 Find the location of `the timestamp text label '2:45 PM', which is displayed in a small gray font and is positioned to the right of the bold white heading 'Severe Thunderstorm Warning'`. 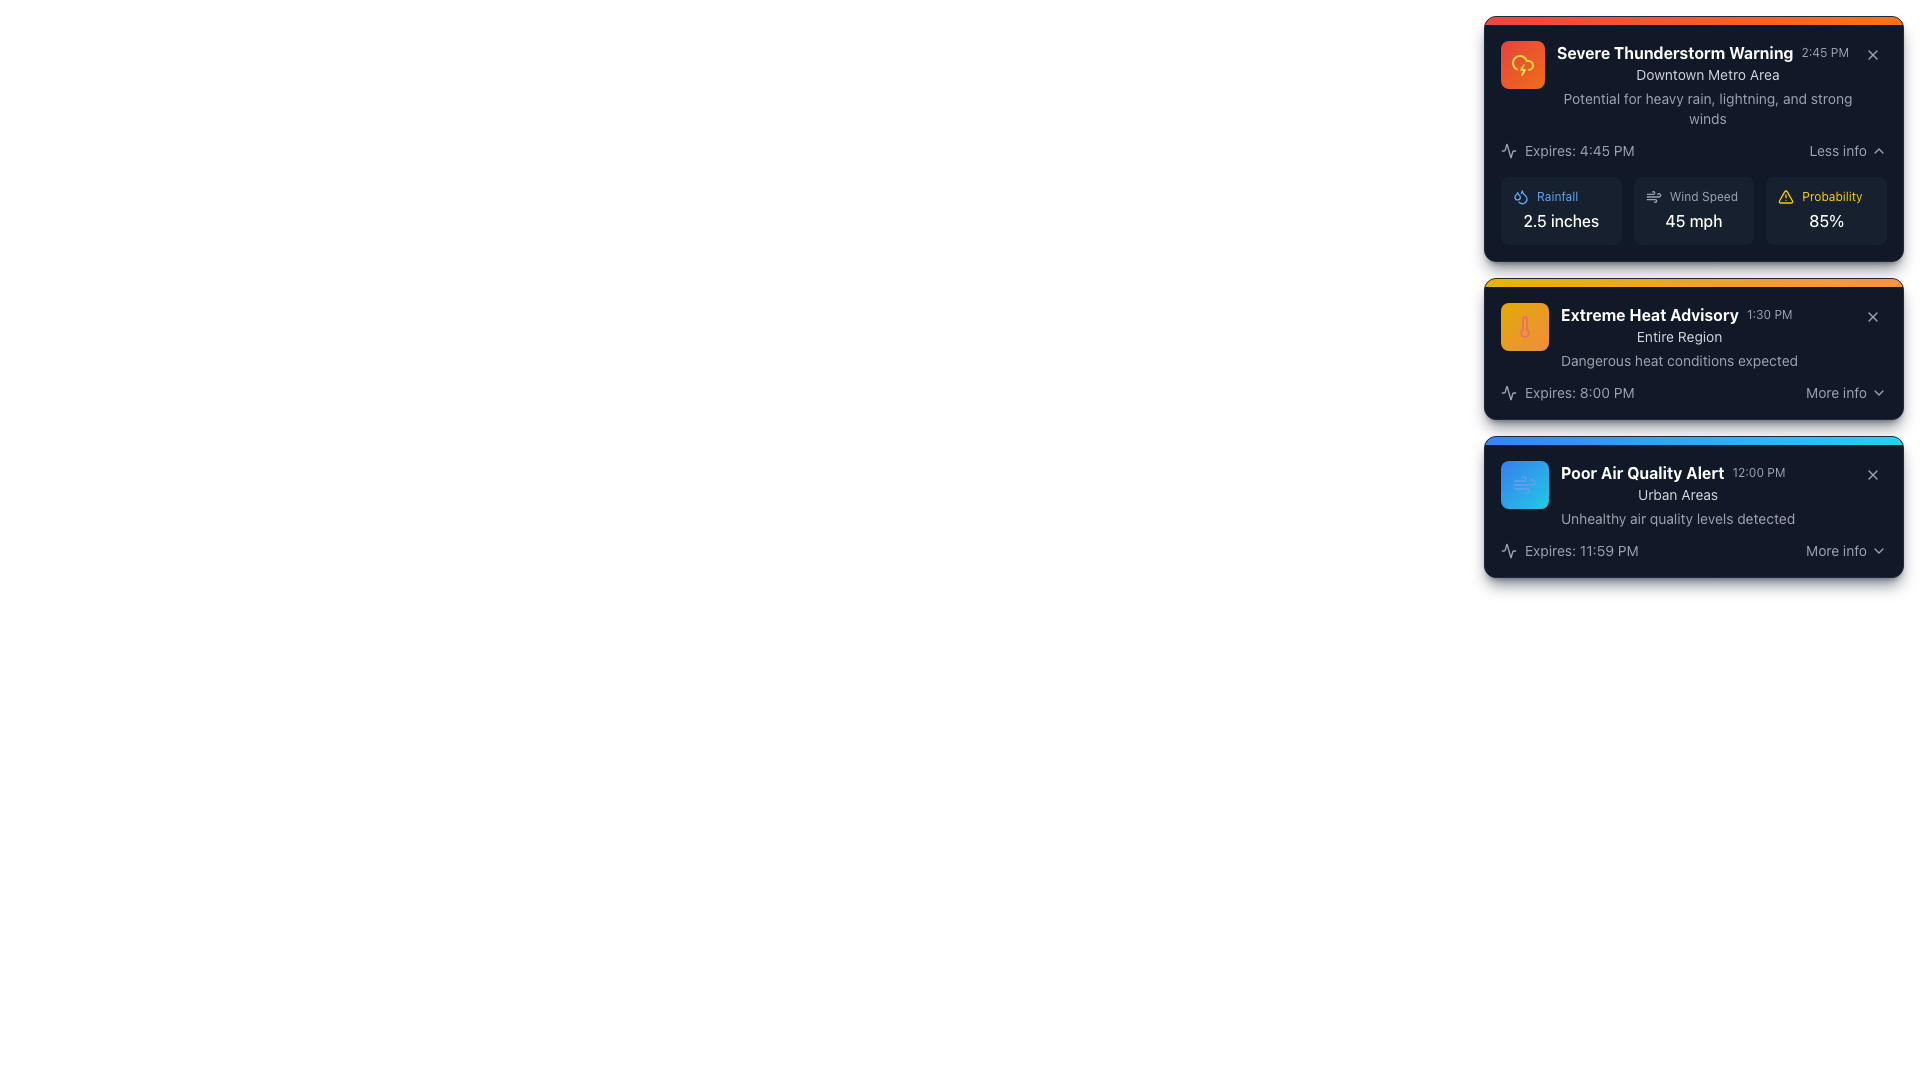

the timestamp text label '2:45 PM', which is displayed in a small gray font and is positioned to the right of the bold white heading 'Severe Thunderstorm Warning' is located at coordinates (1825, 52).